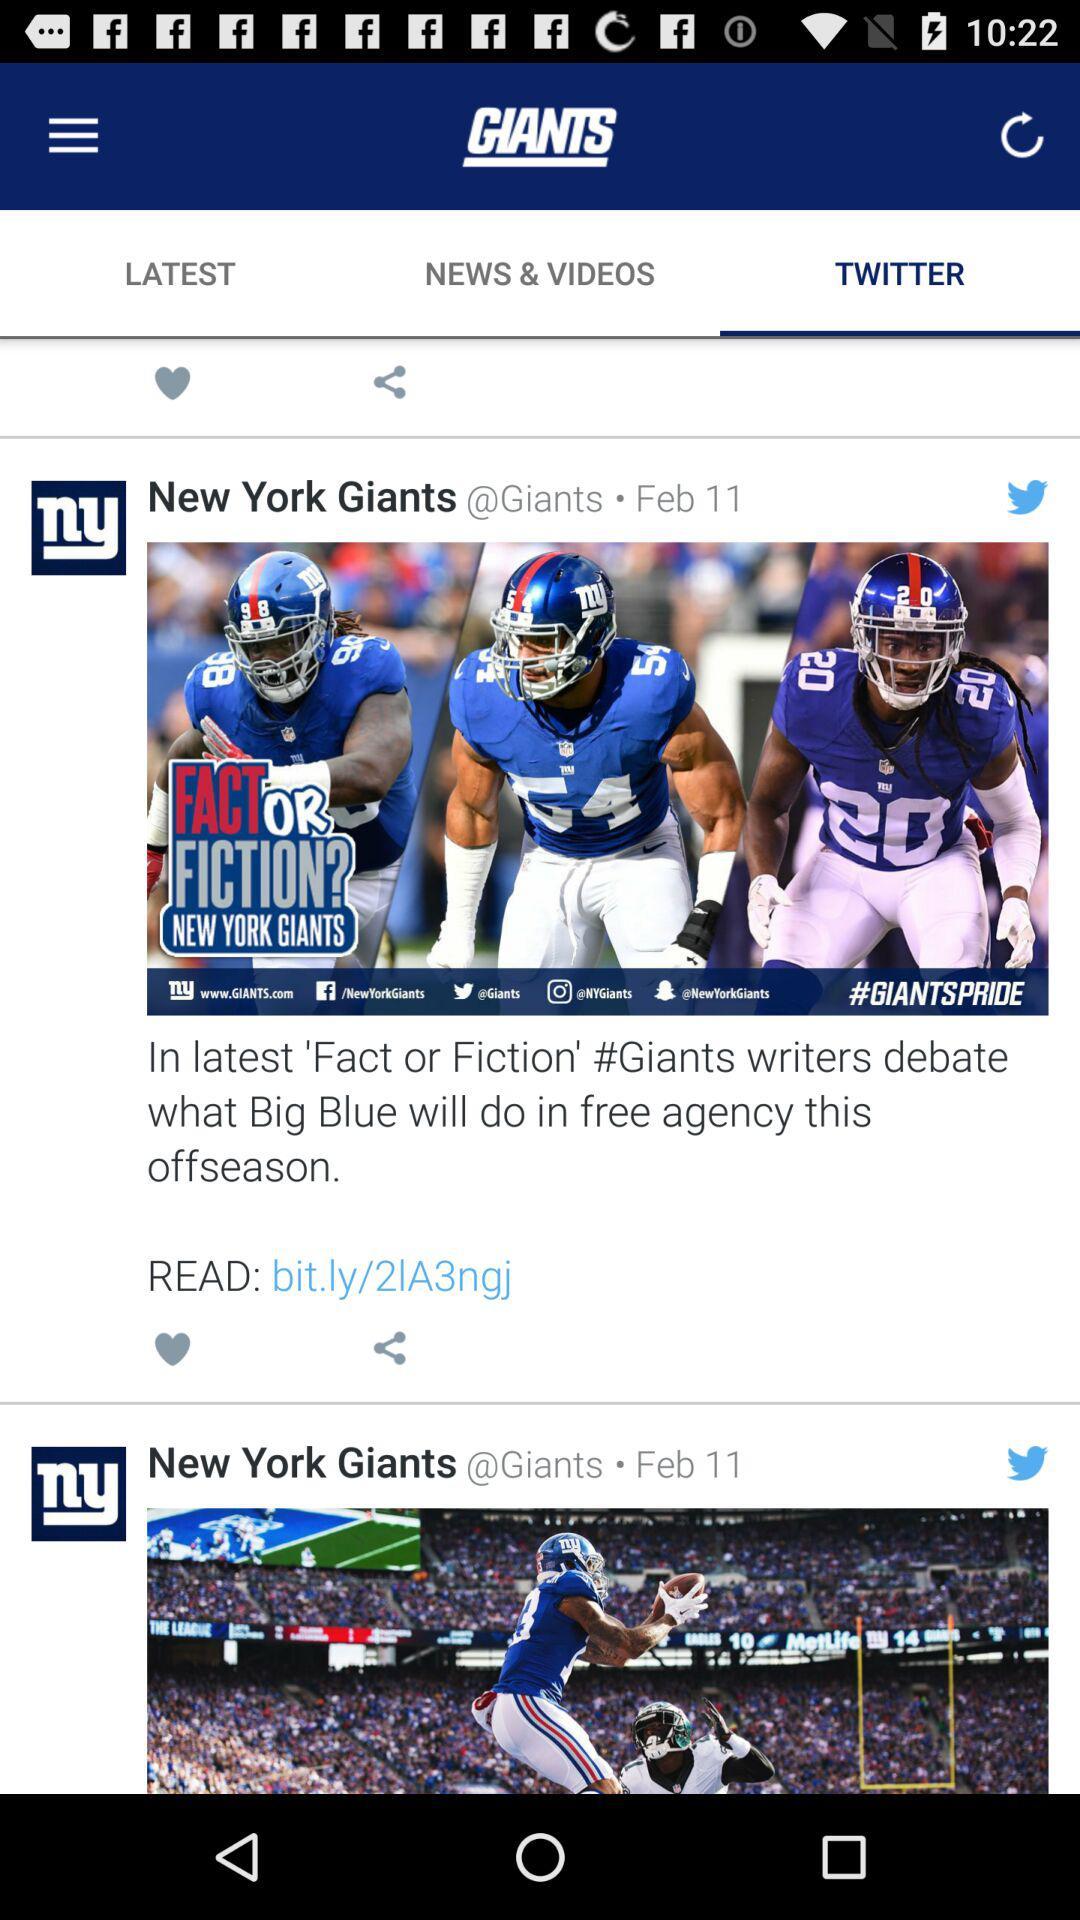 The width and height of the screenshot is (1080, 1920). Describe the element at coordinates (596, 777) in the screenshot. I see `enlarge image` at that location.